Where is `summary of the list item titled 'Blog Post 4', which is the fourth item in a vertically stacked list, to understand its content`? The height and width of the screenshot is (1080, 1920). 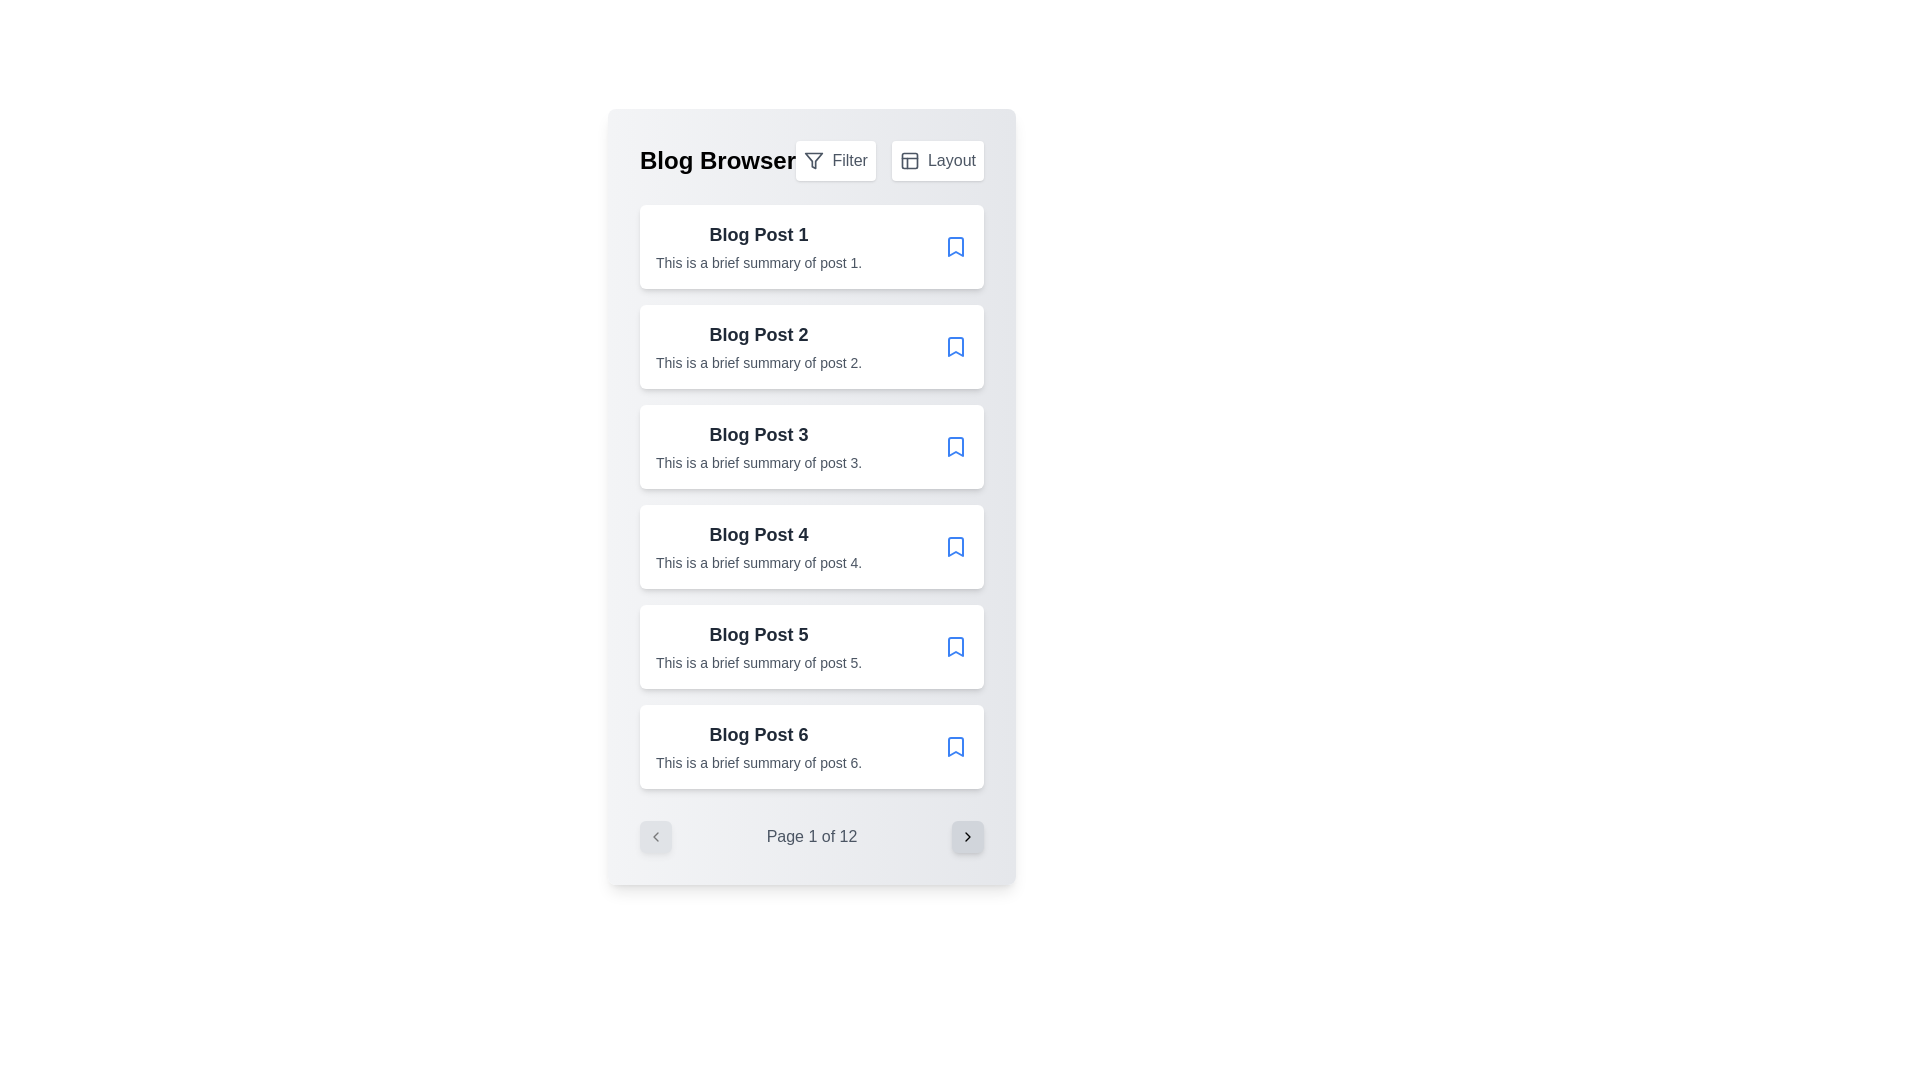 summary of the list item titled 'Blog Post 4', which is the fourth item in a vertically stacked list, to understand its content is located at coordinates (758, 547).